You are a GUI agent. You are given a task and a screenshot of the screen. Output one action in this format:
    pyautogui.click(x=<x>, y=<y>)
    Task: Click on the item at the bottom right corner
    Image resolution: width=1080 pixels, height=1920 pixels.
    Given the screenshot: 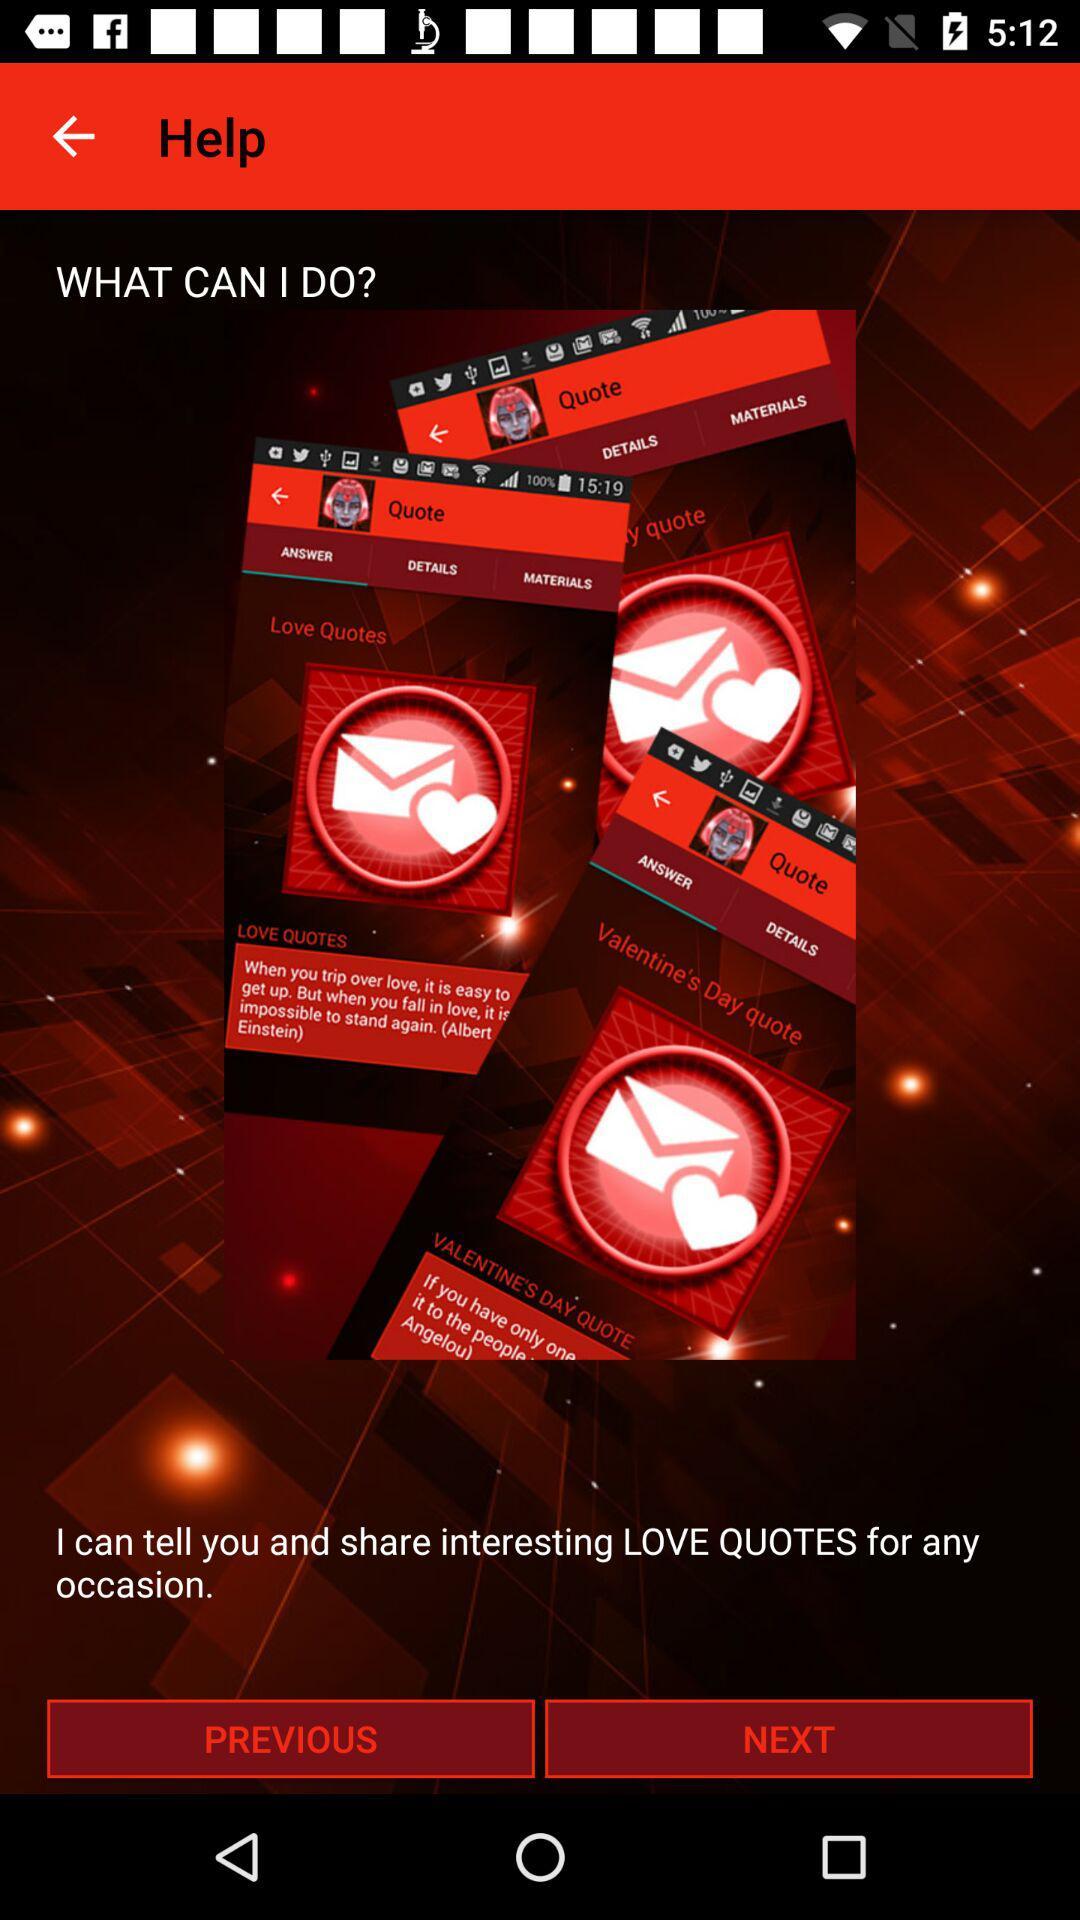 What is the action you would take?
    pyautogui.click(x=788, y=1737)
    